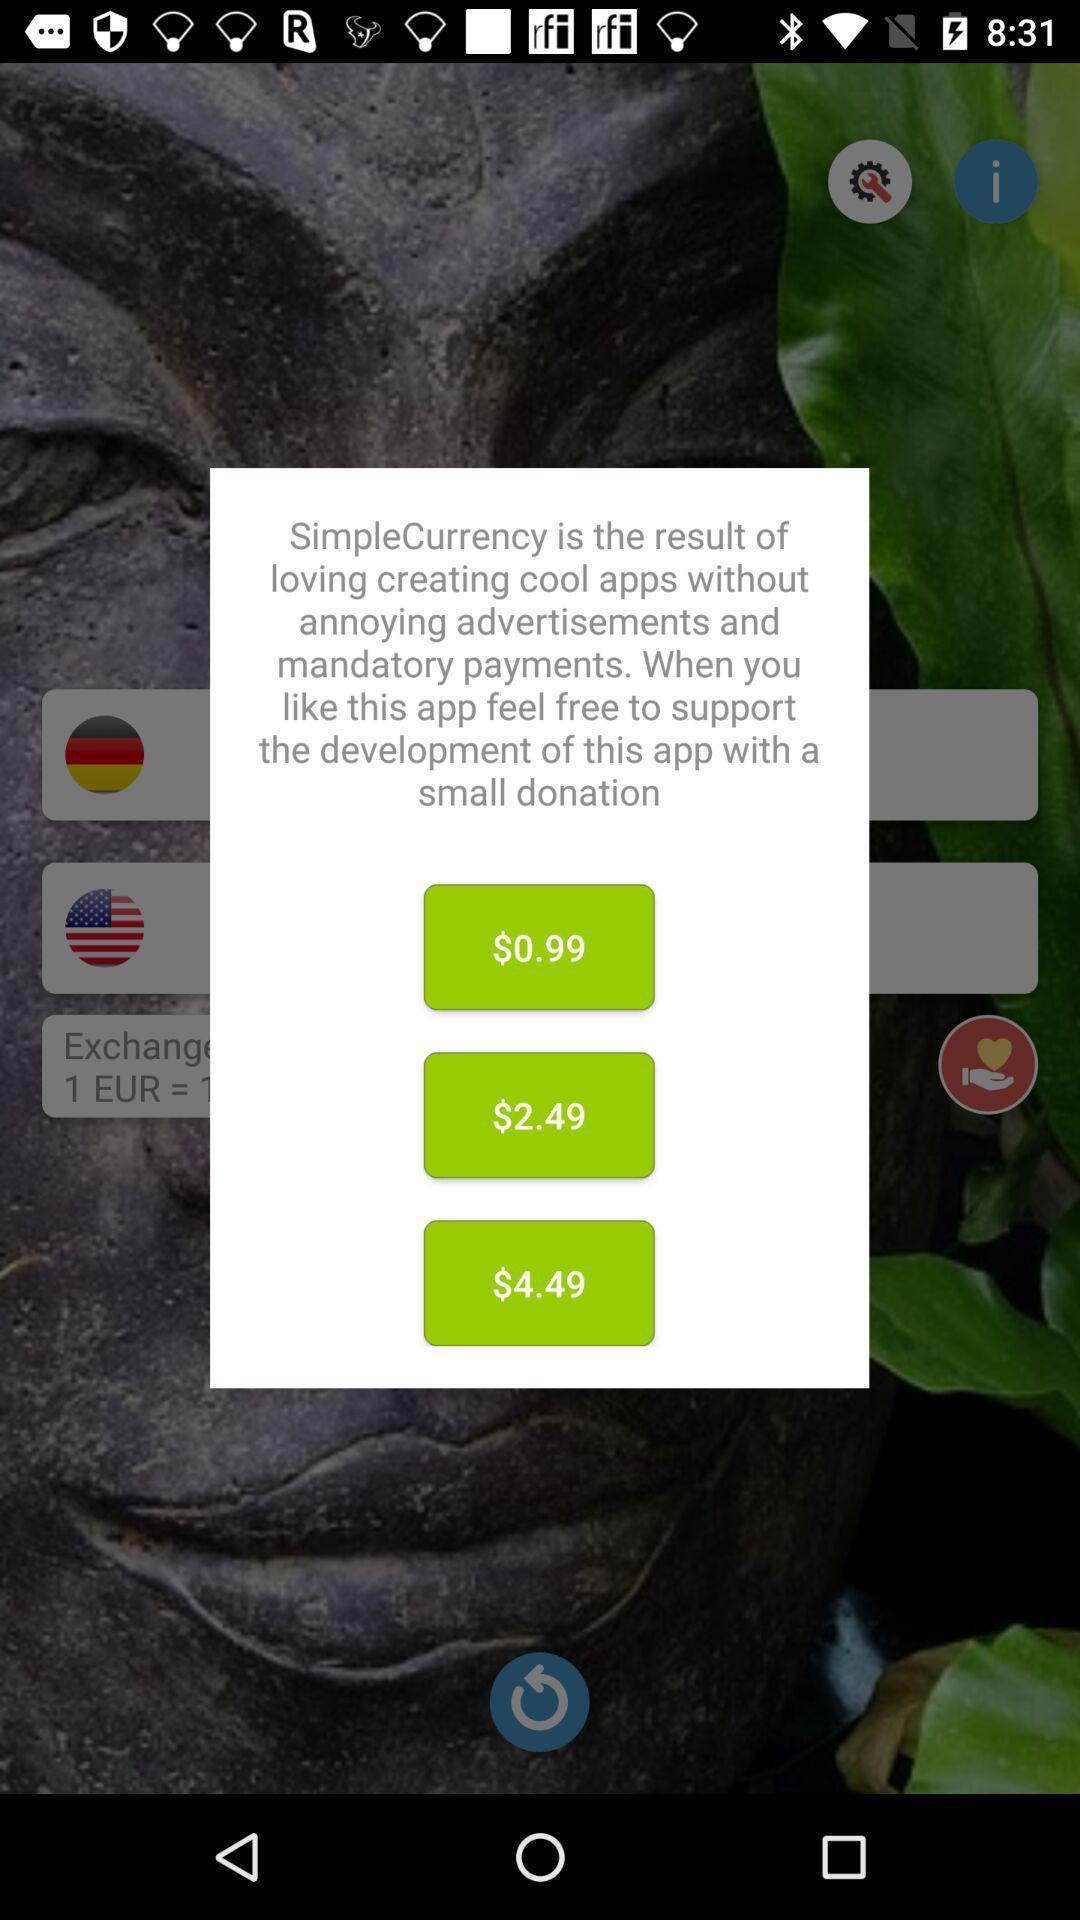  Describe the element at coordinates (104, 927) in the screenshot. I see `the national_flag icon` at that location.